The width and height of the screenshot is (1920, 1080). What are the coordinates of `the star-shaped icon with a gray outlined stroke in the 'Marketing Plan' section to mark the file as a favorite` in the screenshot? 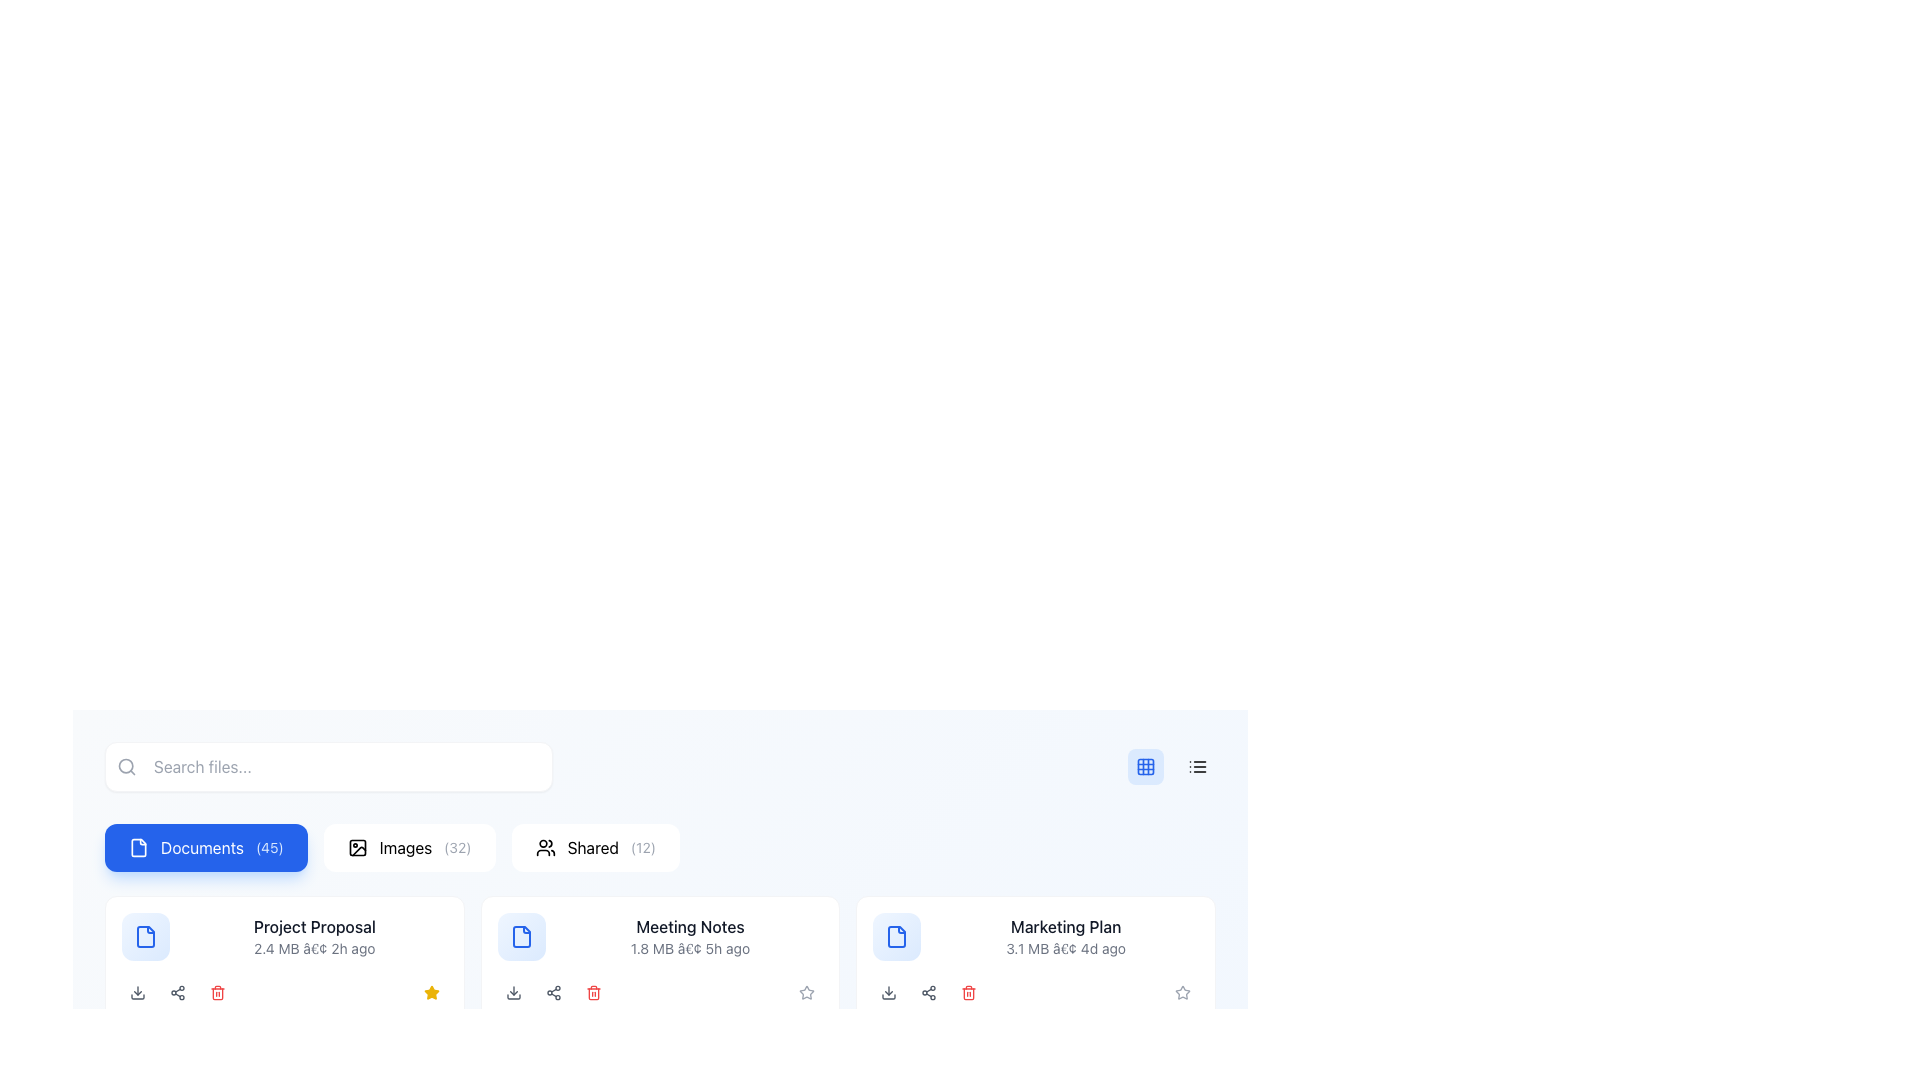 It's located at (807, 992).